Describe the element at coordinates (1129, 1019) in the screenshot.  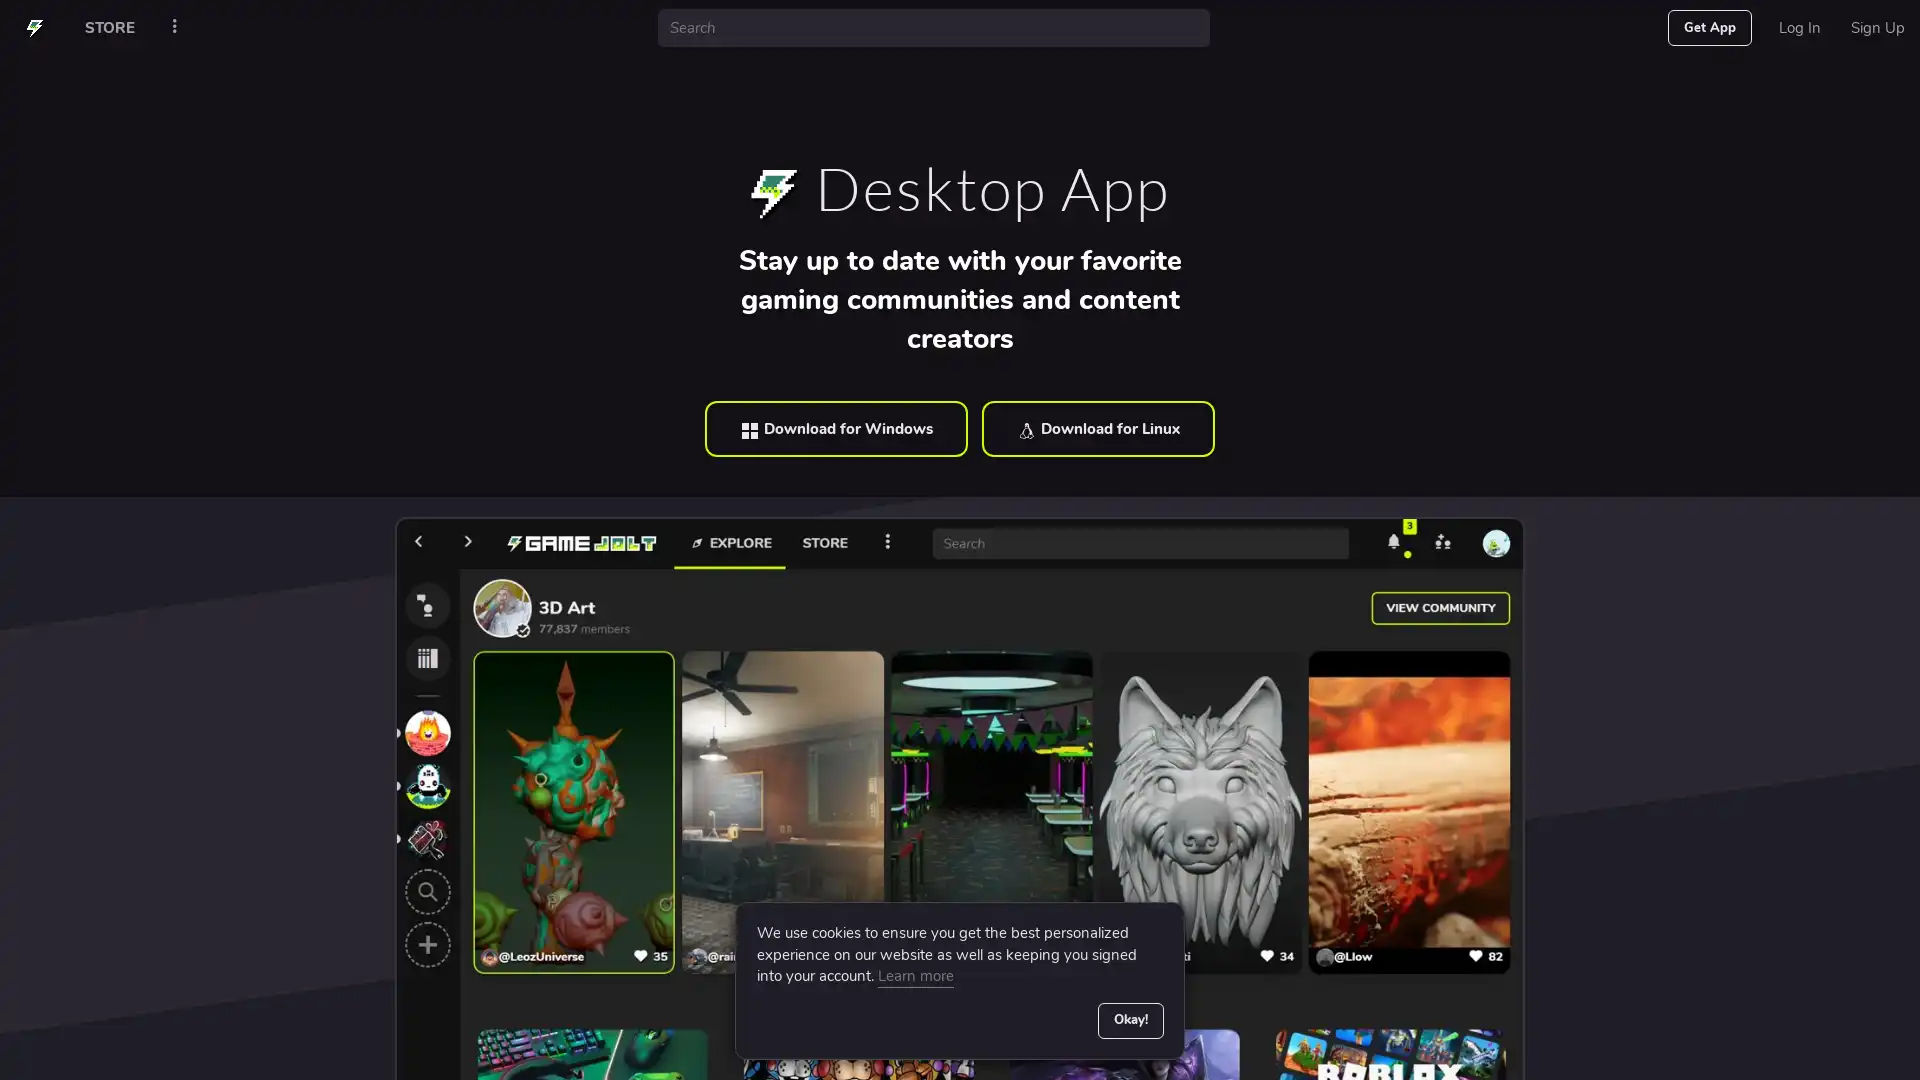
I see `Okay!` at that location.